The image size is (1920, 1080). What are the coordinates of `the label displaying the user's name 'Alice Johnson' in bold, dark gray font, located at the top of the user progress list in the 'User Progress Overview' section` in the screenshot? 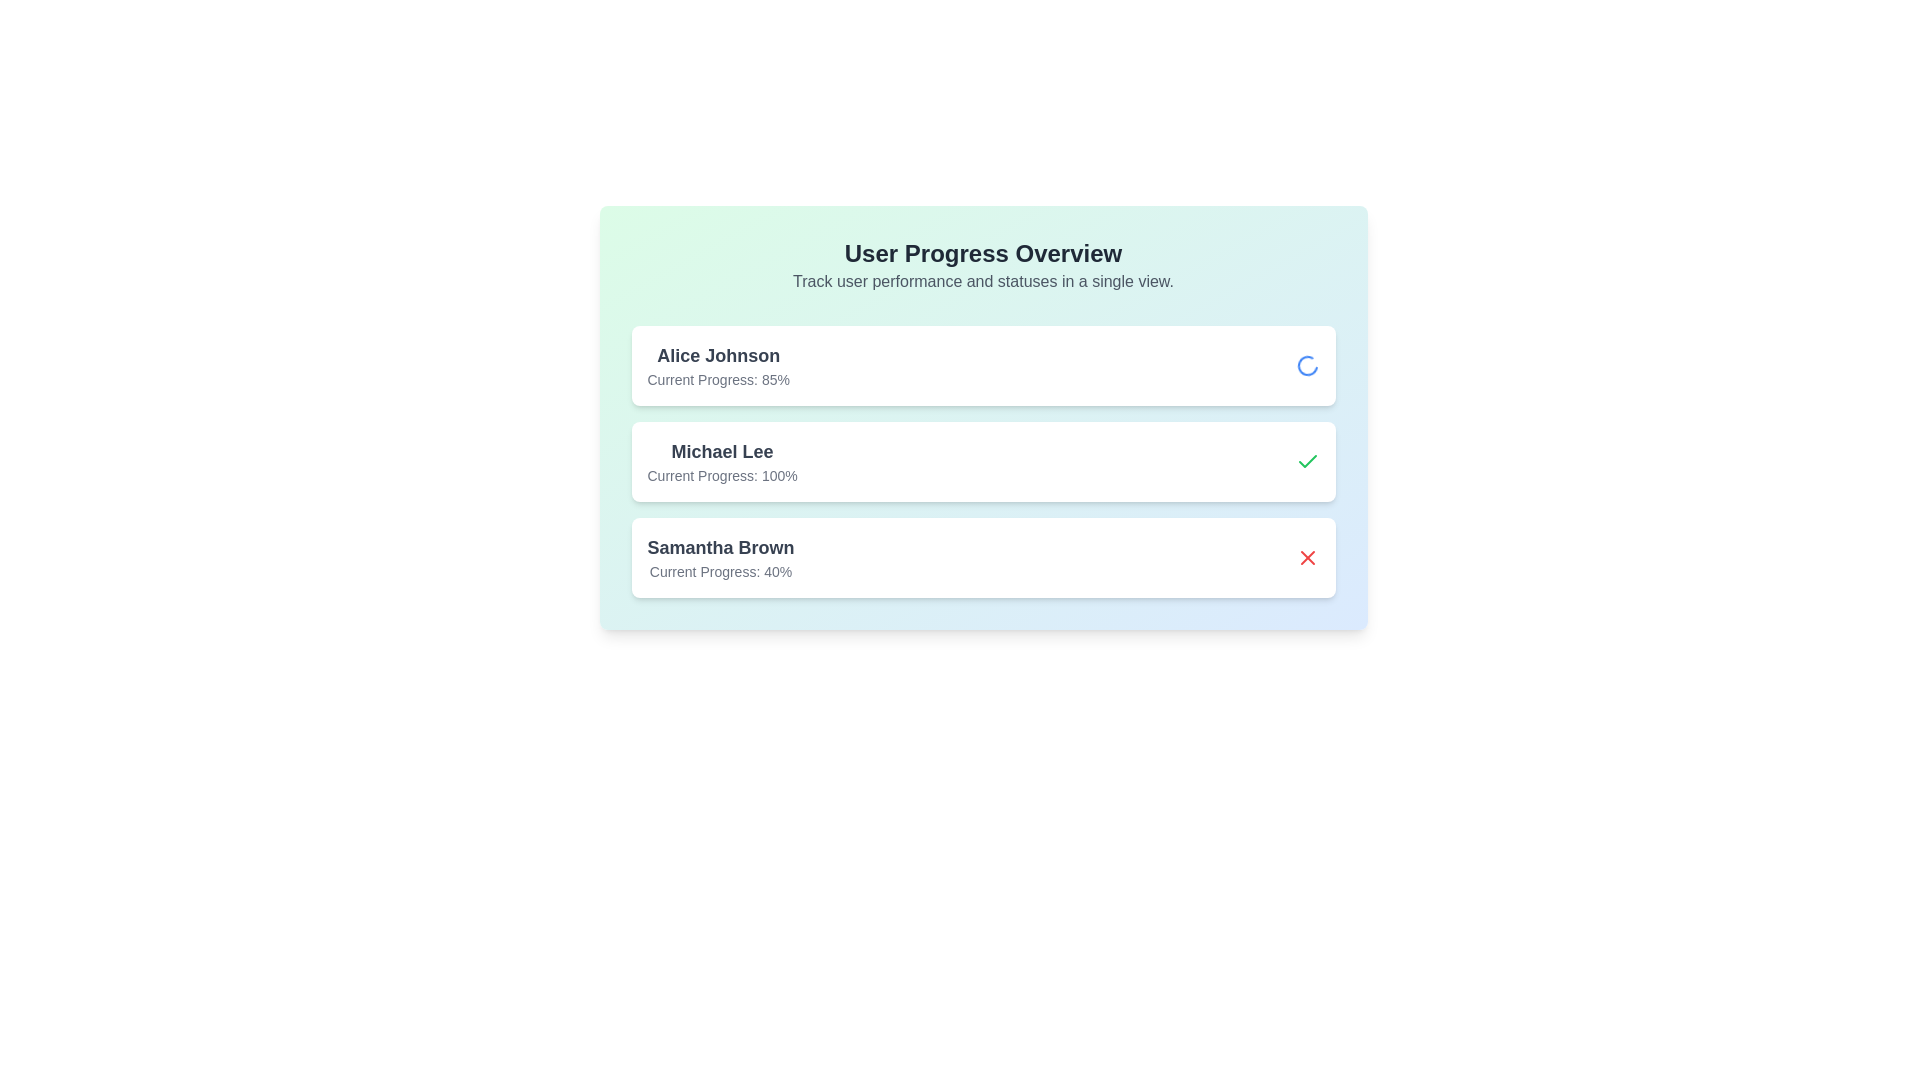 It's located at (718, 354).